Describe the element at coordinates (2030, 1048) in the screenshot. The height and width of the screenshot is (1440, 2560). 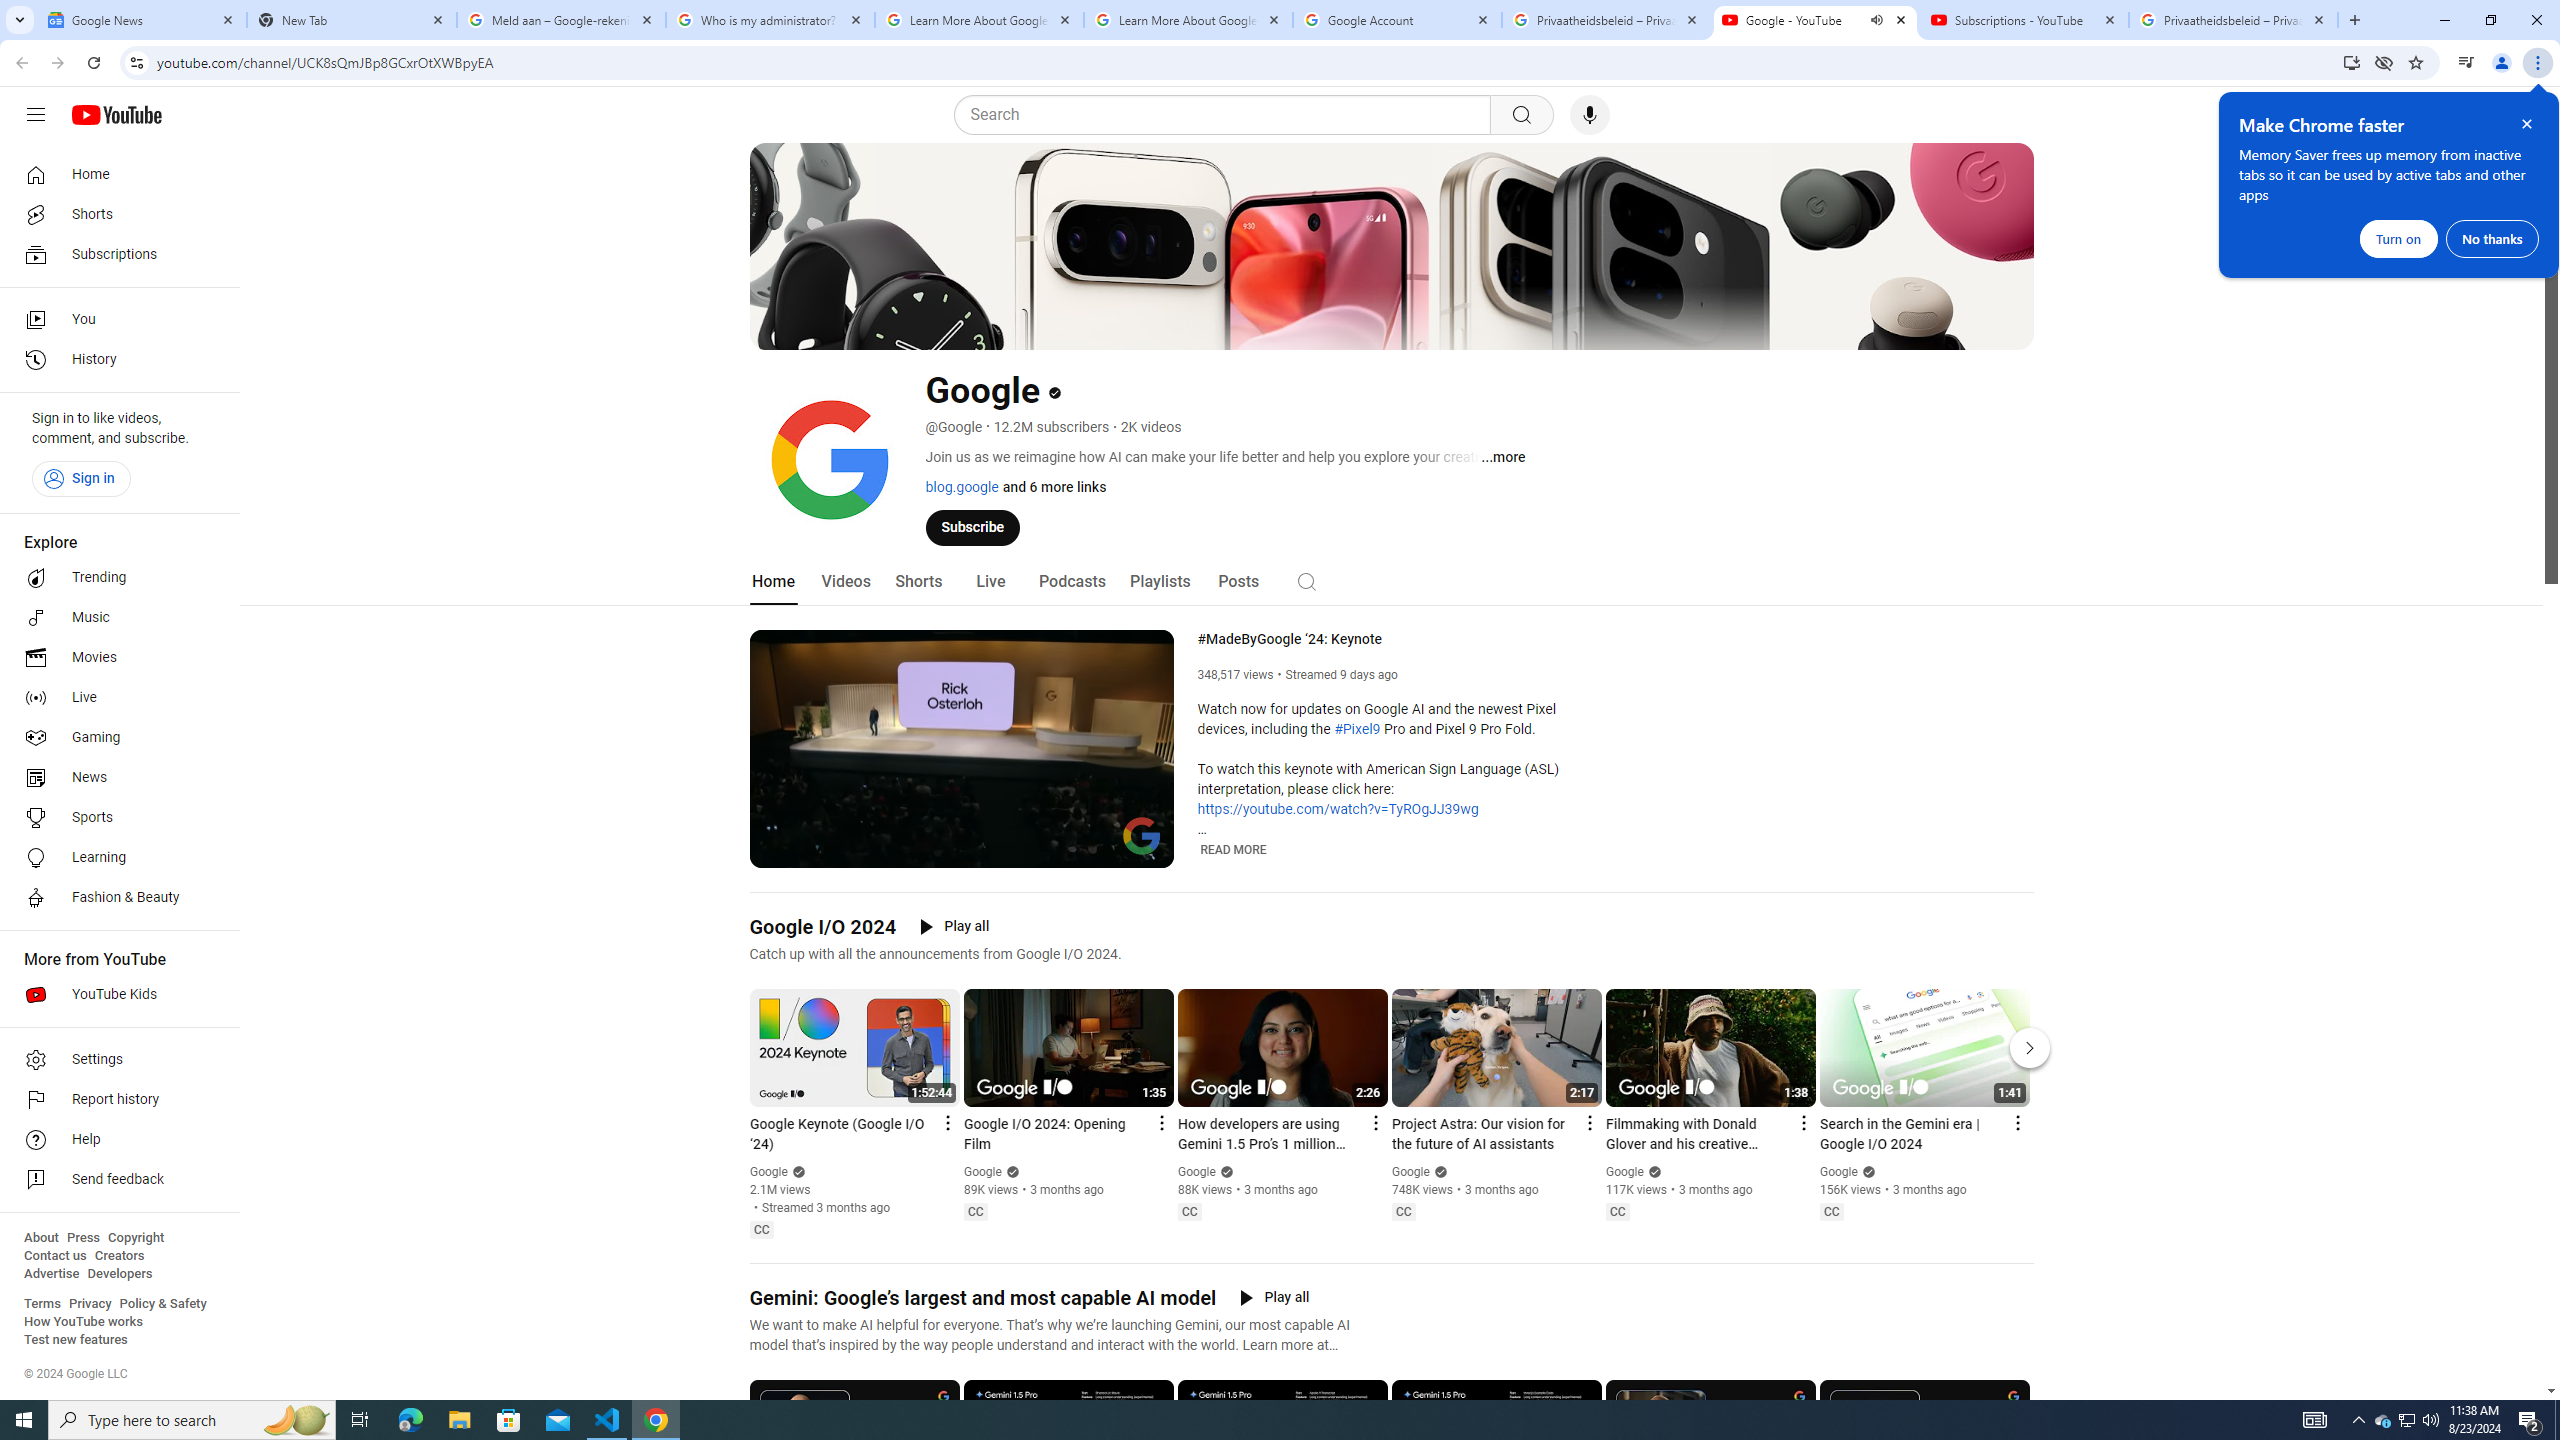
I see `'Next'` at that location.